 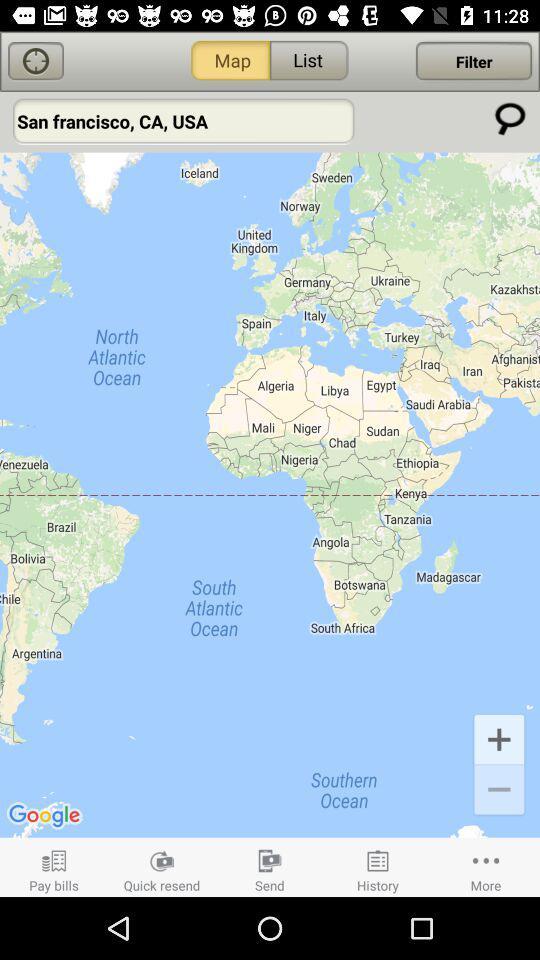 I want to click on map button, so click(x=36, y=61).